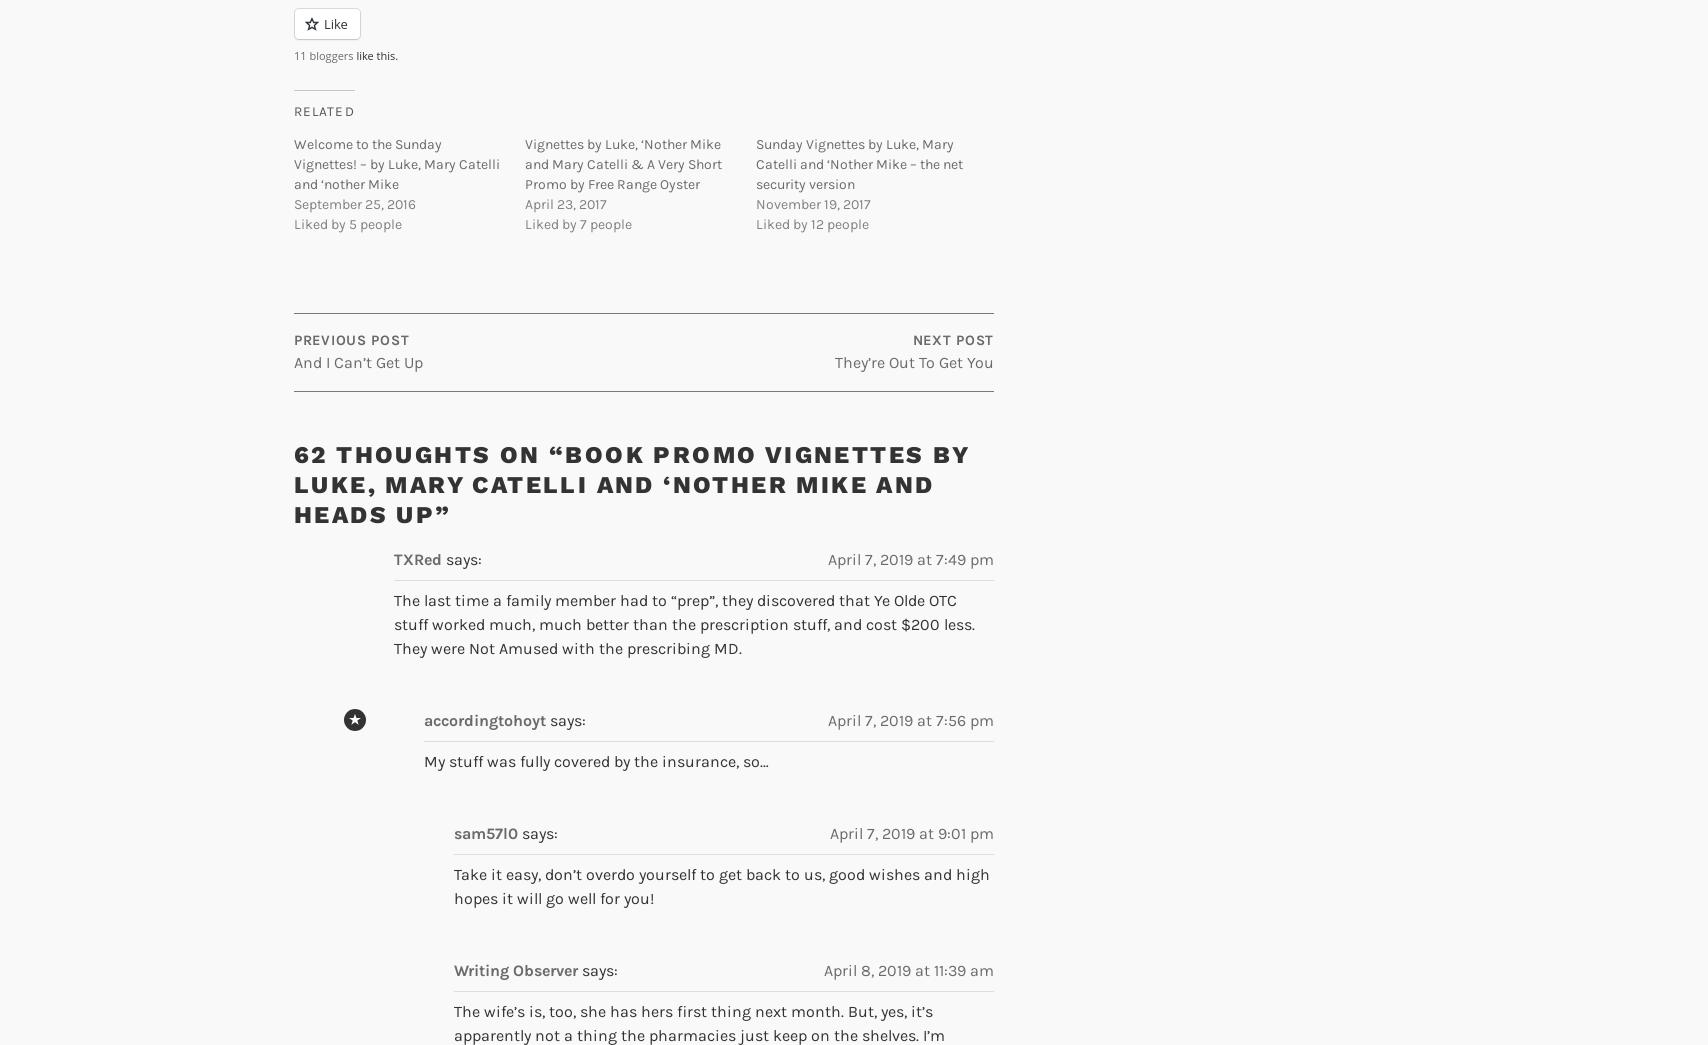  Describe the element at coordinates (912, 832) in the screenshot. I see `'April 7, 2019 at 9:01 pm'` at that location.